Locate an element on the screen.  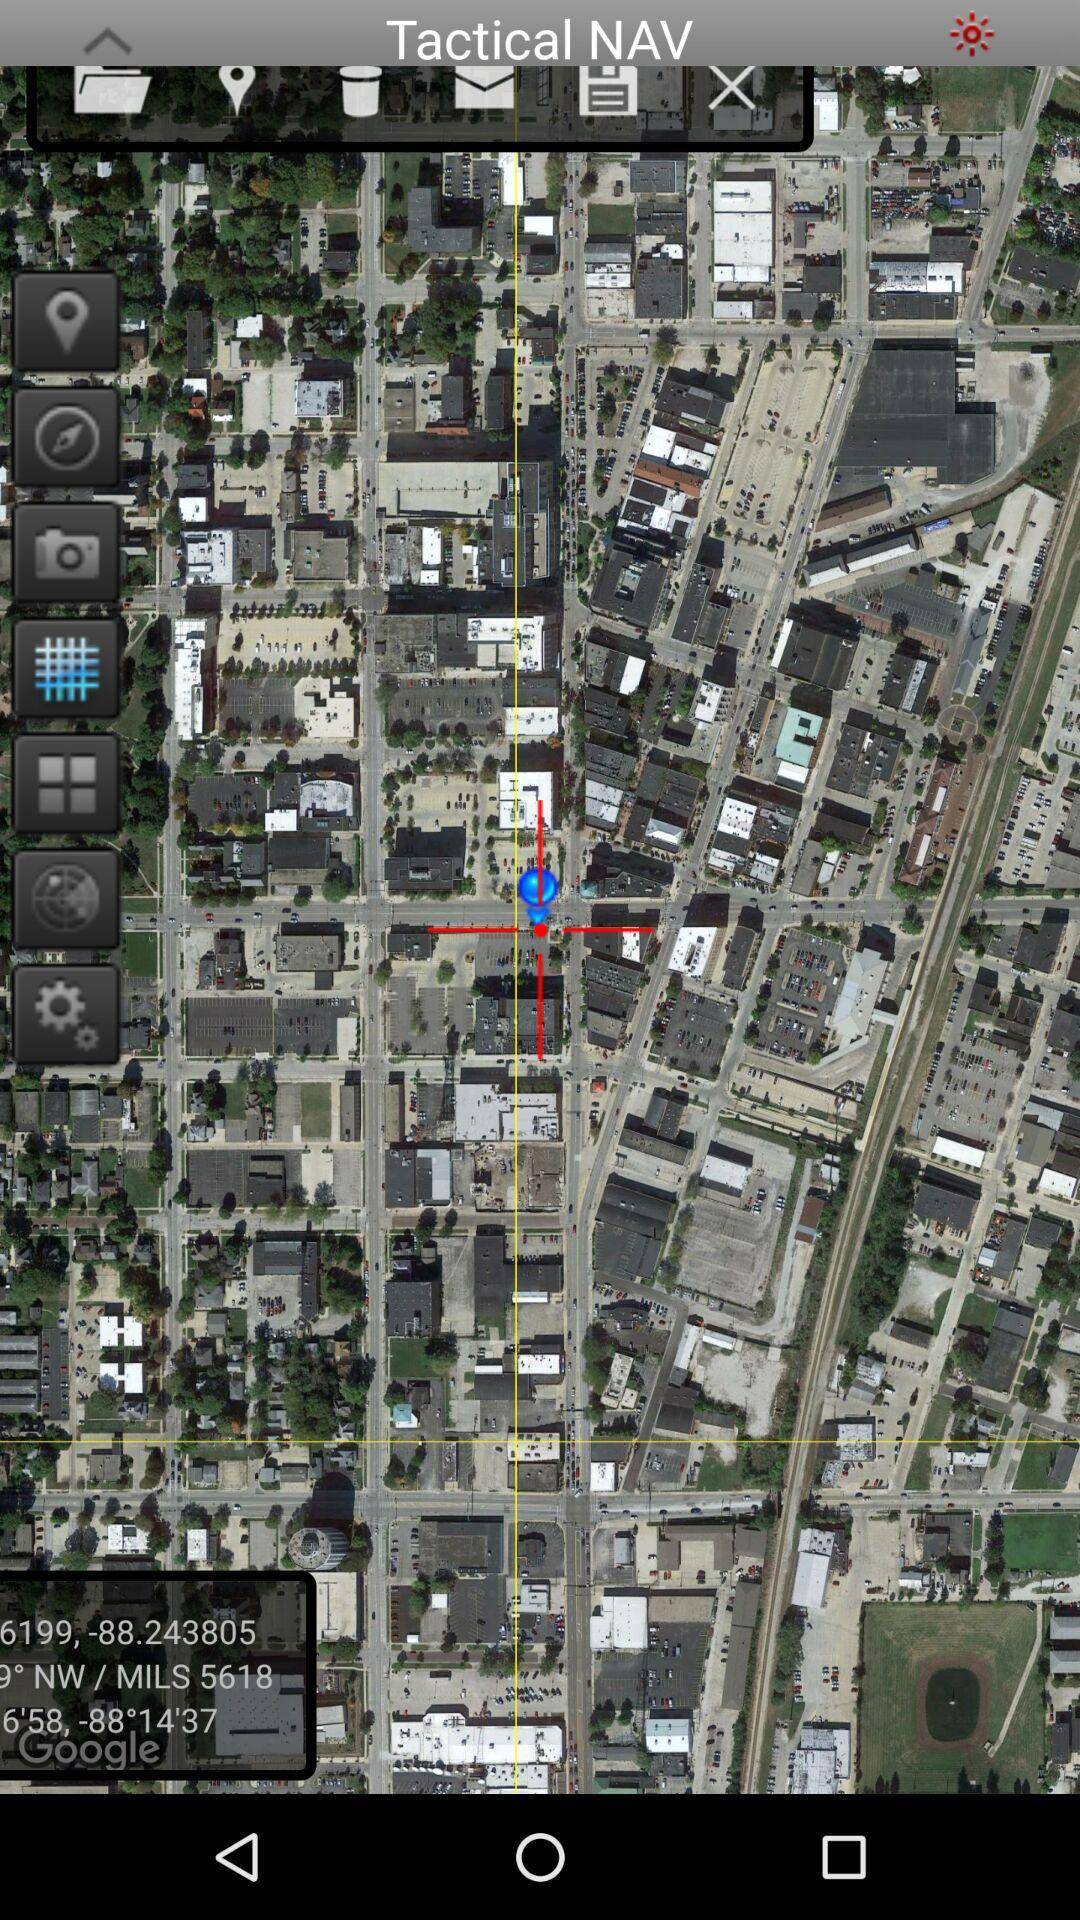
take a photo is located at coordinates (58, 552).